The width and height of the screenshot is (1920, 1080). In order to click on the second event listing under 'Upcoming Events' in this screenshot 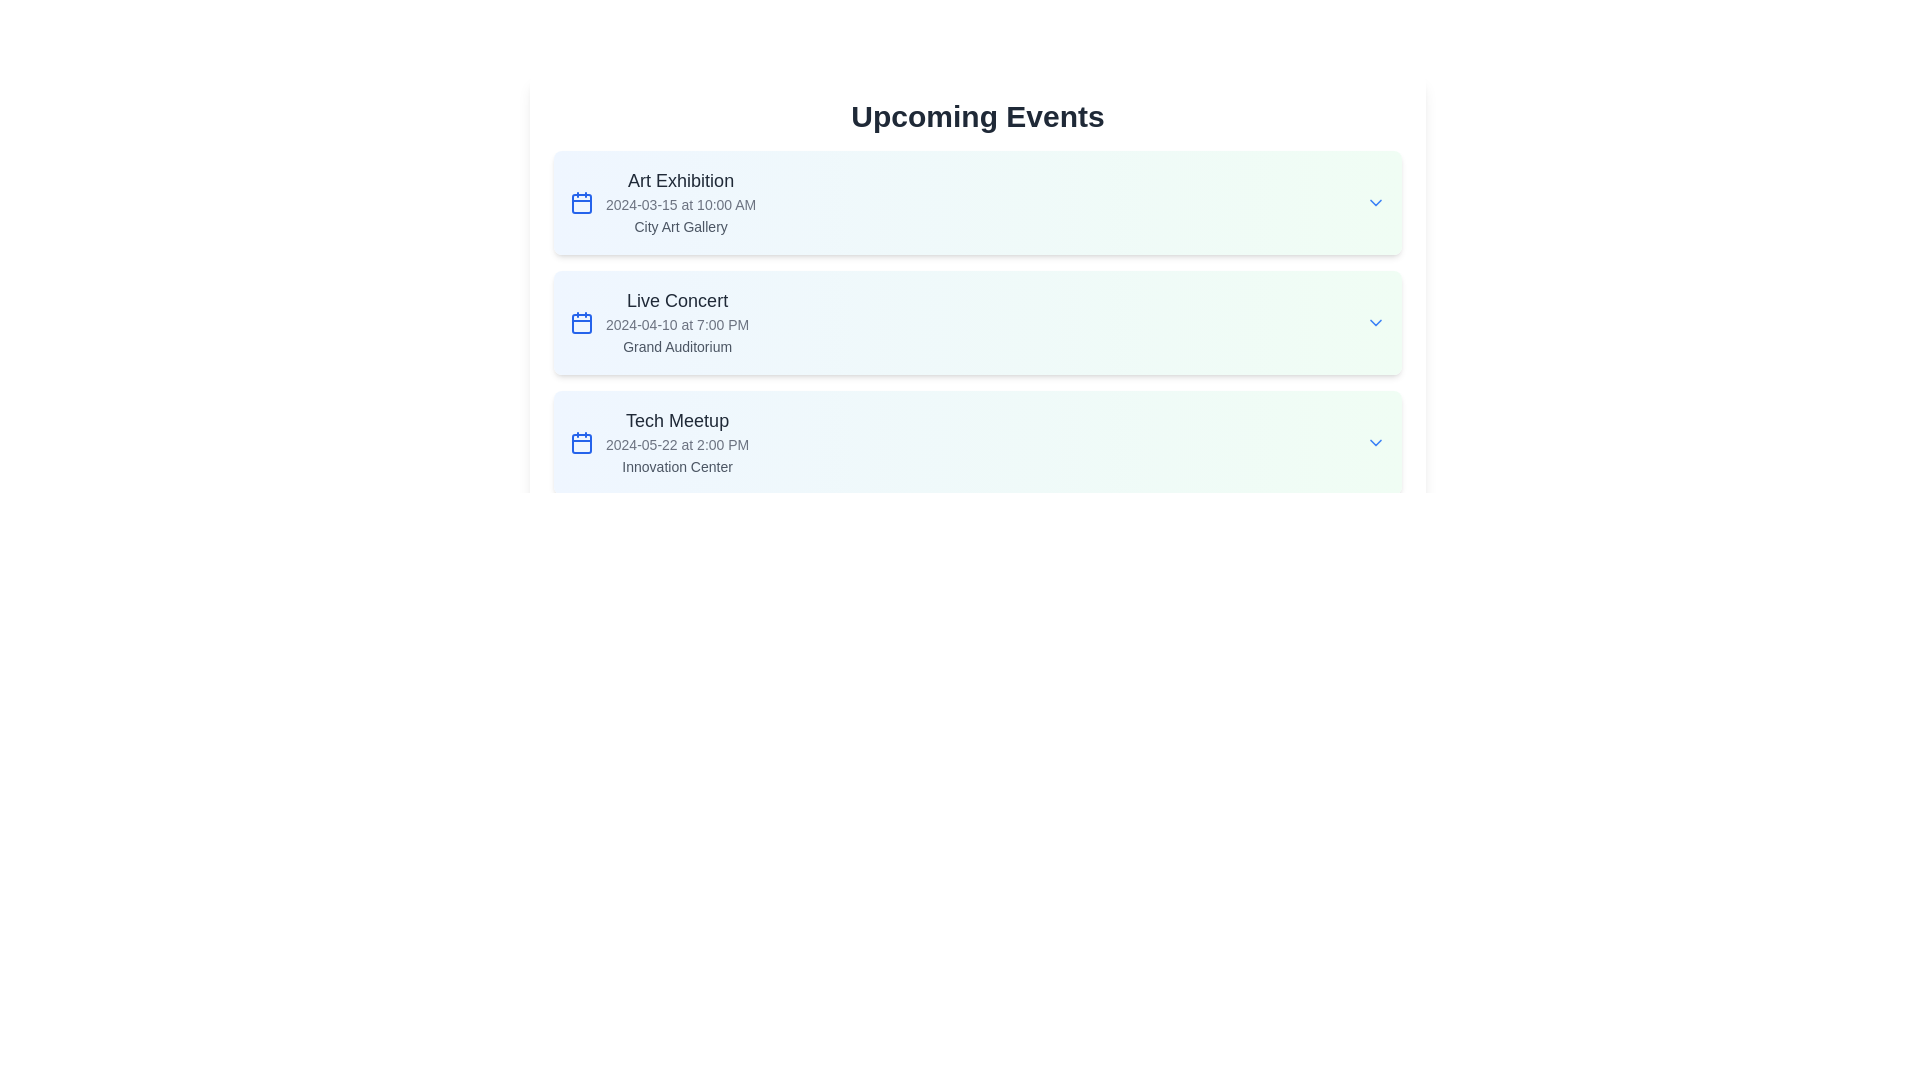, I will do `click(677, 322)`.